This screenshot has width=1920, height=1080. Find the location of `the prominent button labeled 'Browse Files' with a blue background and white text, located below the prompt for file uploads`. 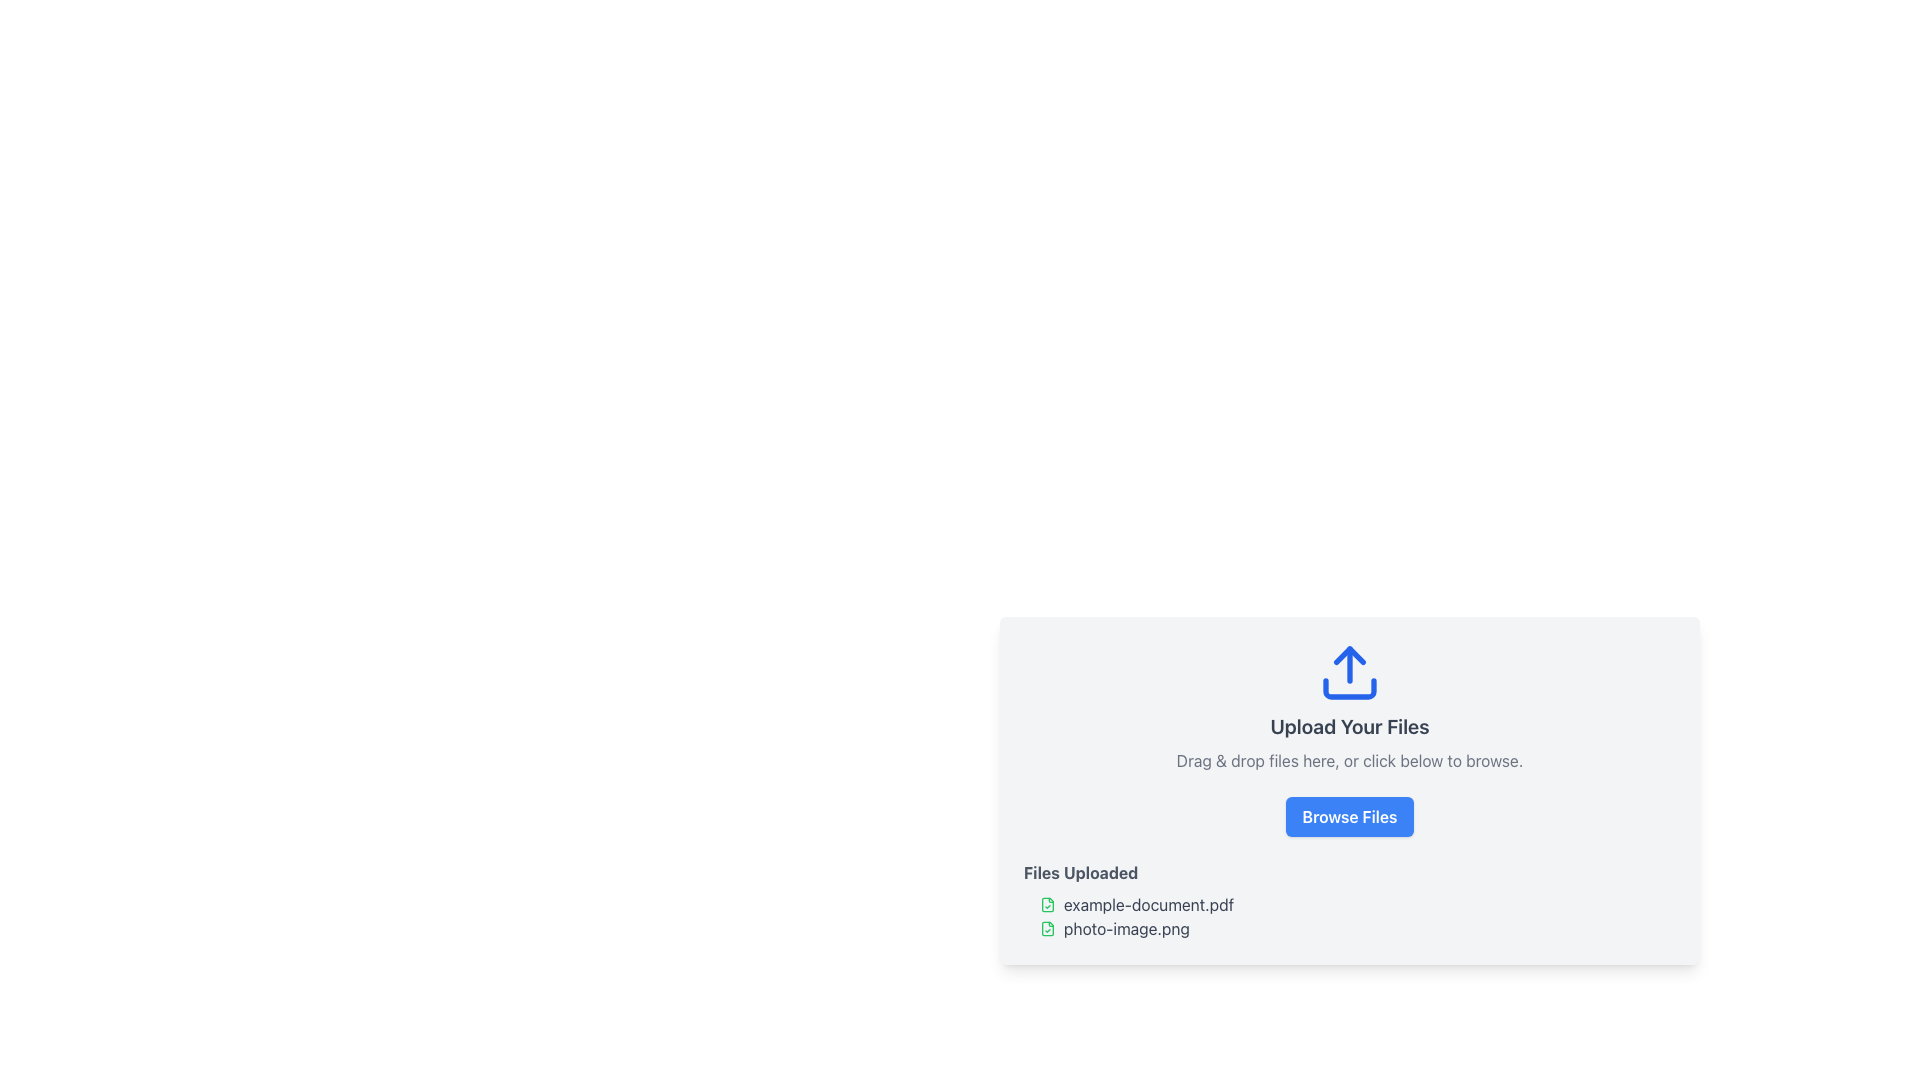

the prominent button labeled 'Browse Files' with a blue background and white text, located below the prompt for file uploads is located at coordinates (1349, 817).